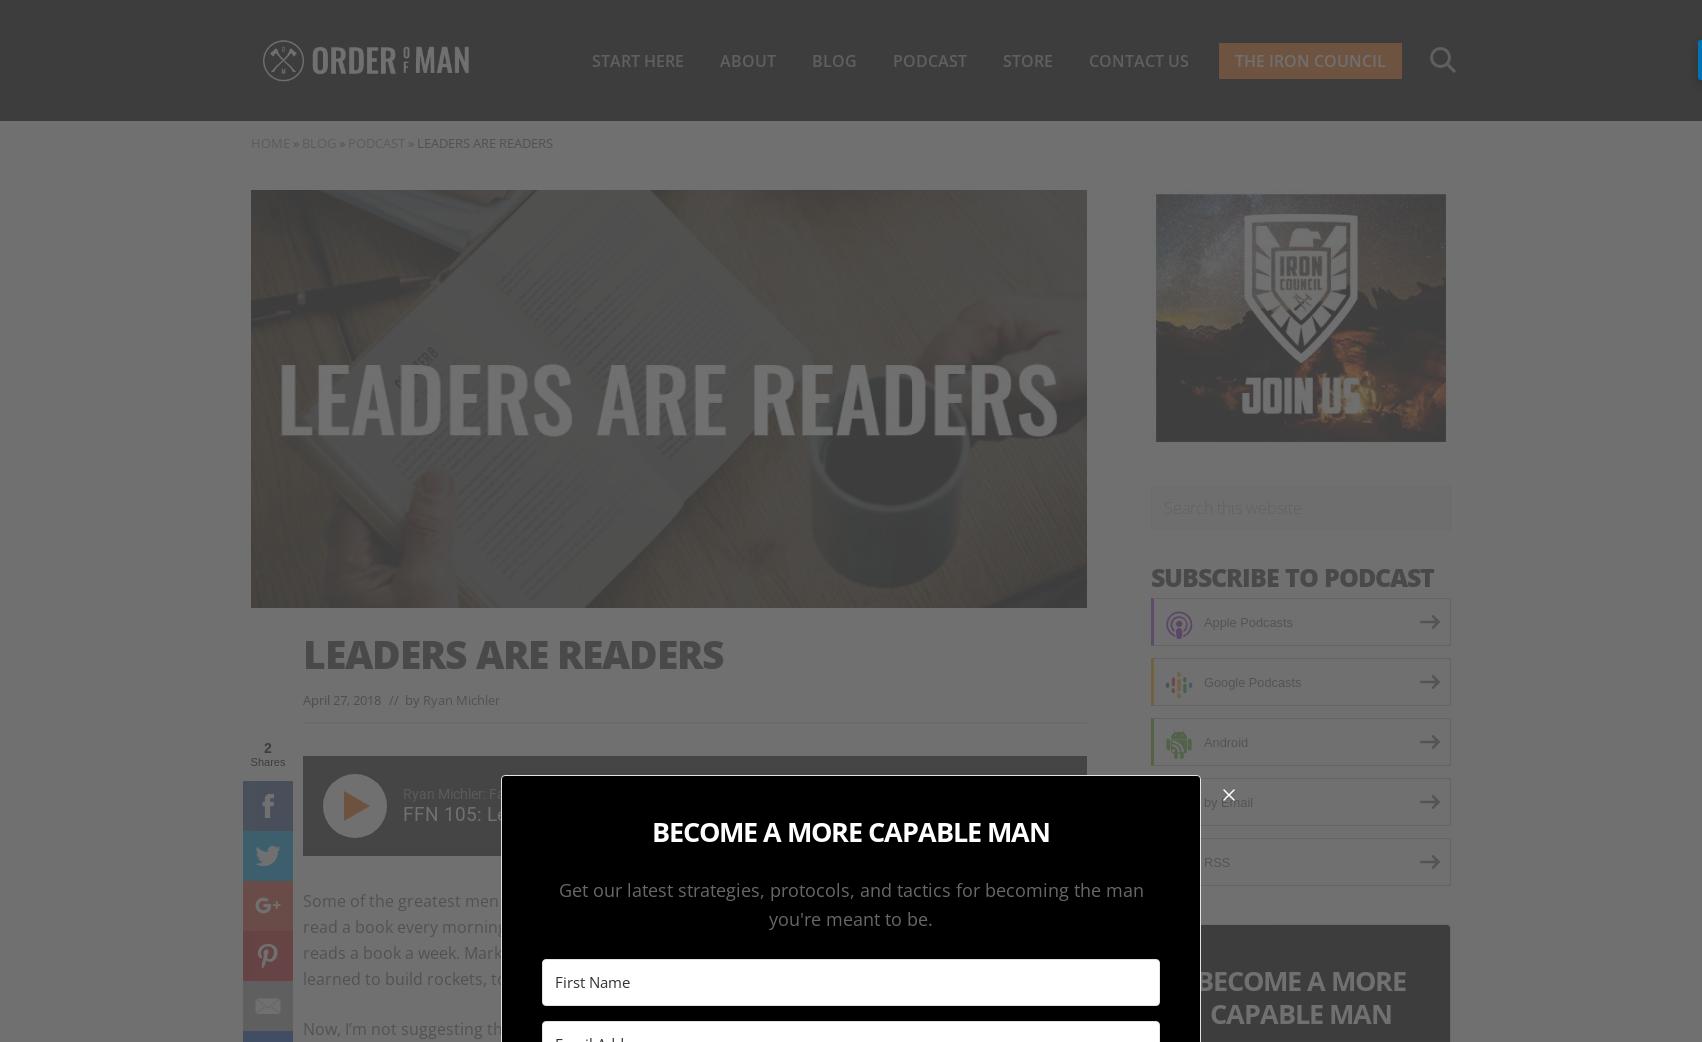 Image resolution: width=1702 pixels, height=1042 pixels. Describe the element at coordinates (1027, 59) in the screenshot. I see `'Store'` at that location.